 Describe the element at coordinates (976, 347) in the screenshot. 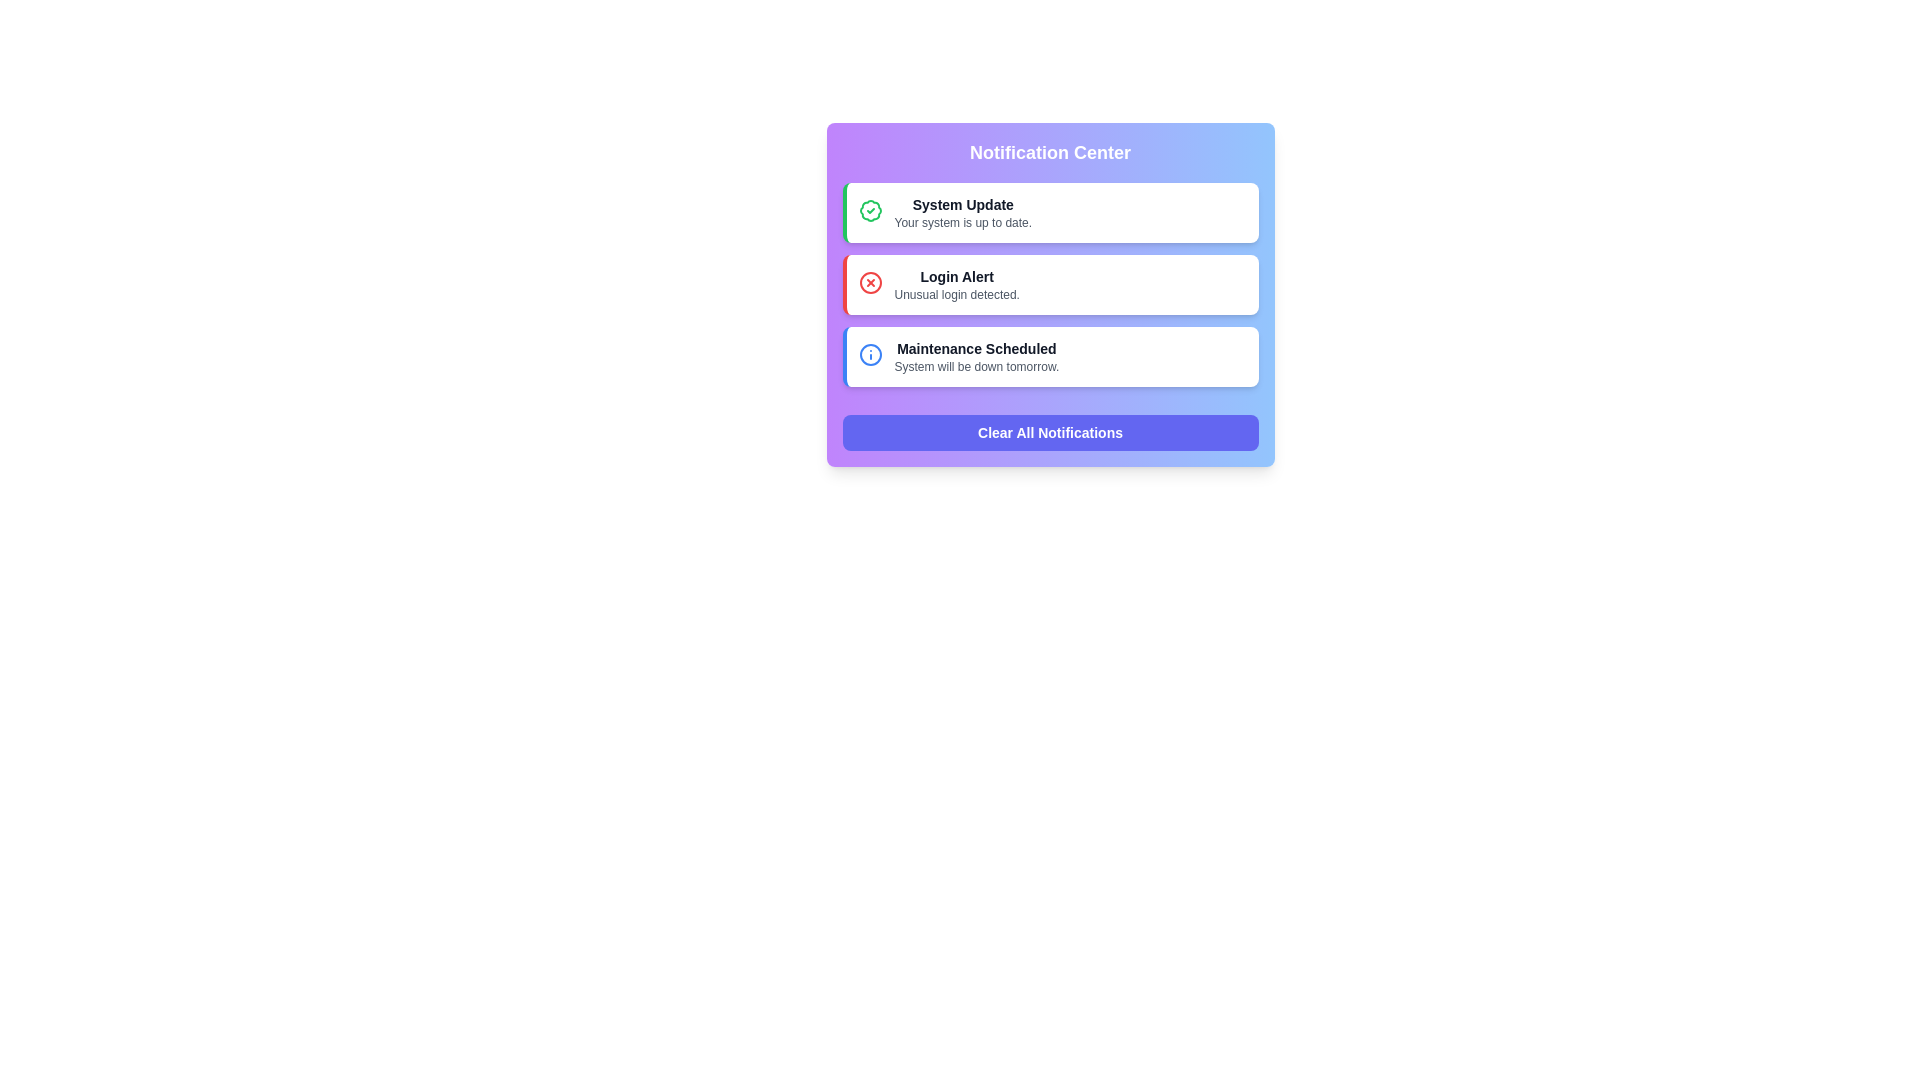

I see `the Text Label that serves as the title or header of a notification, which is located above the text 'System will be down tomorrow.'` at that location.